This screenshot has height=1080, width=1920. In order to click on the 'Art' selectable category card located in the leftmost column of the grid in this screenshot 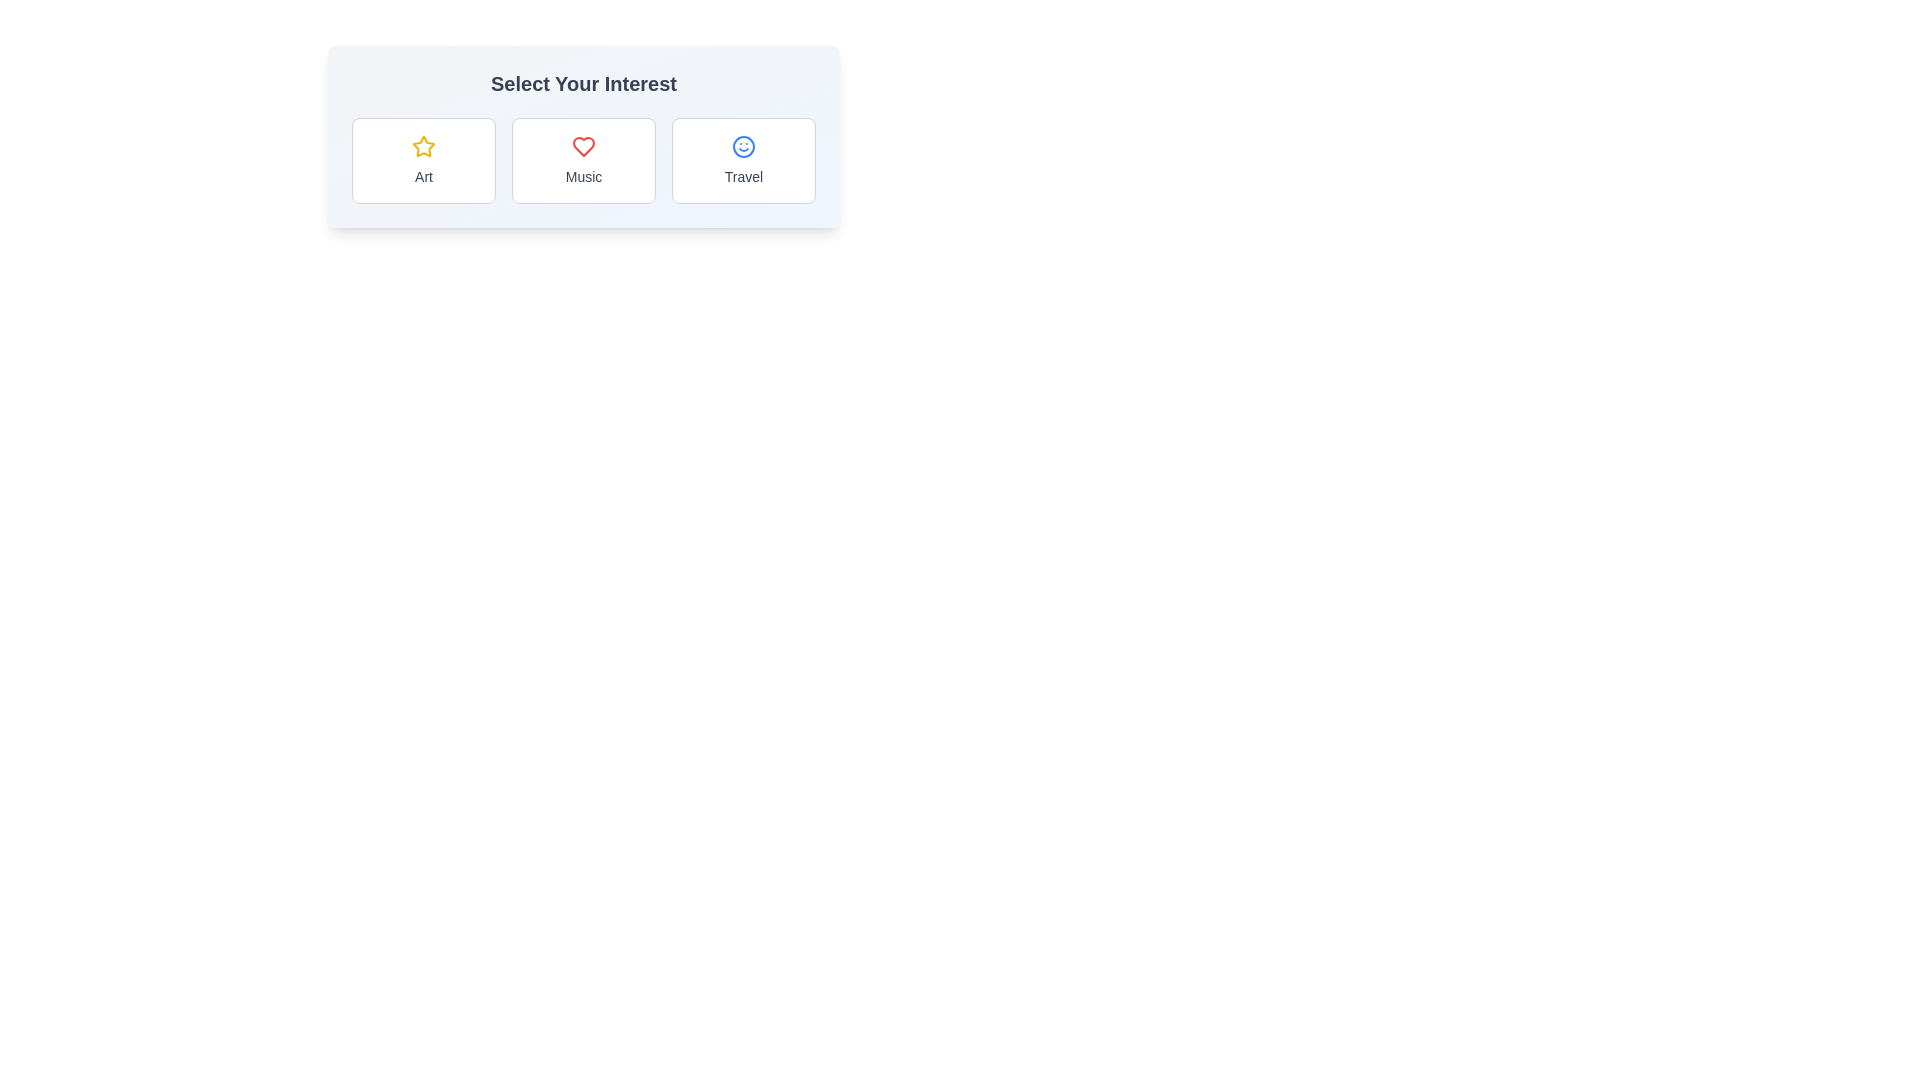, I will do `click(422, 160)`.